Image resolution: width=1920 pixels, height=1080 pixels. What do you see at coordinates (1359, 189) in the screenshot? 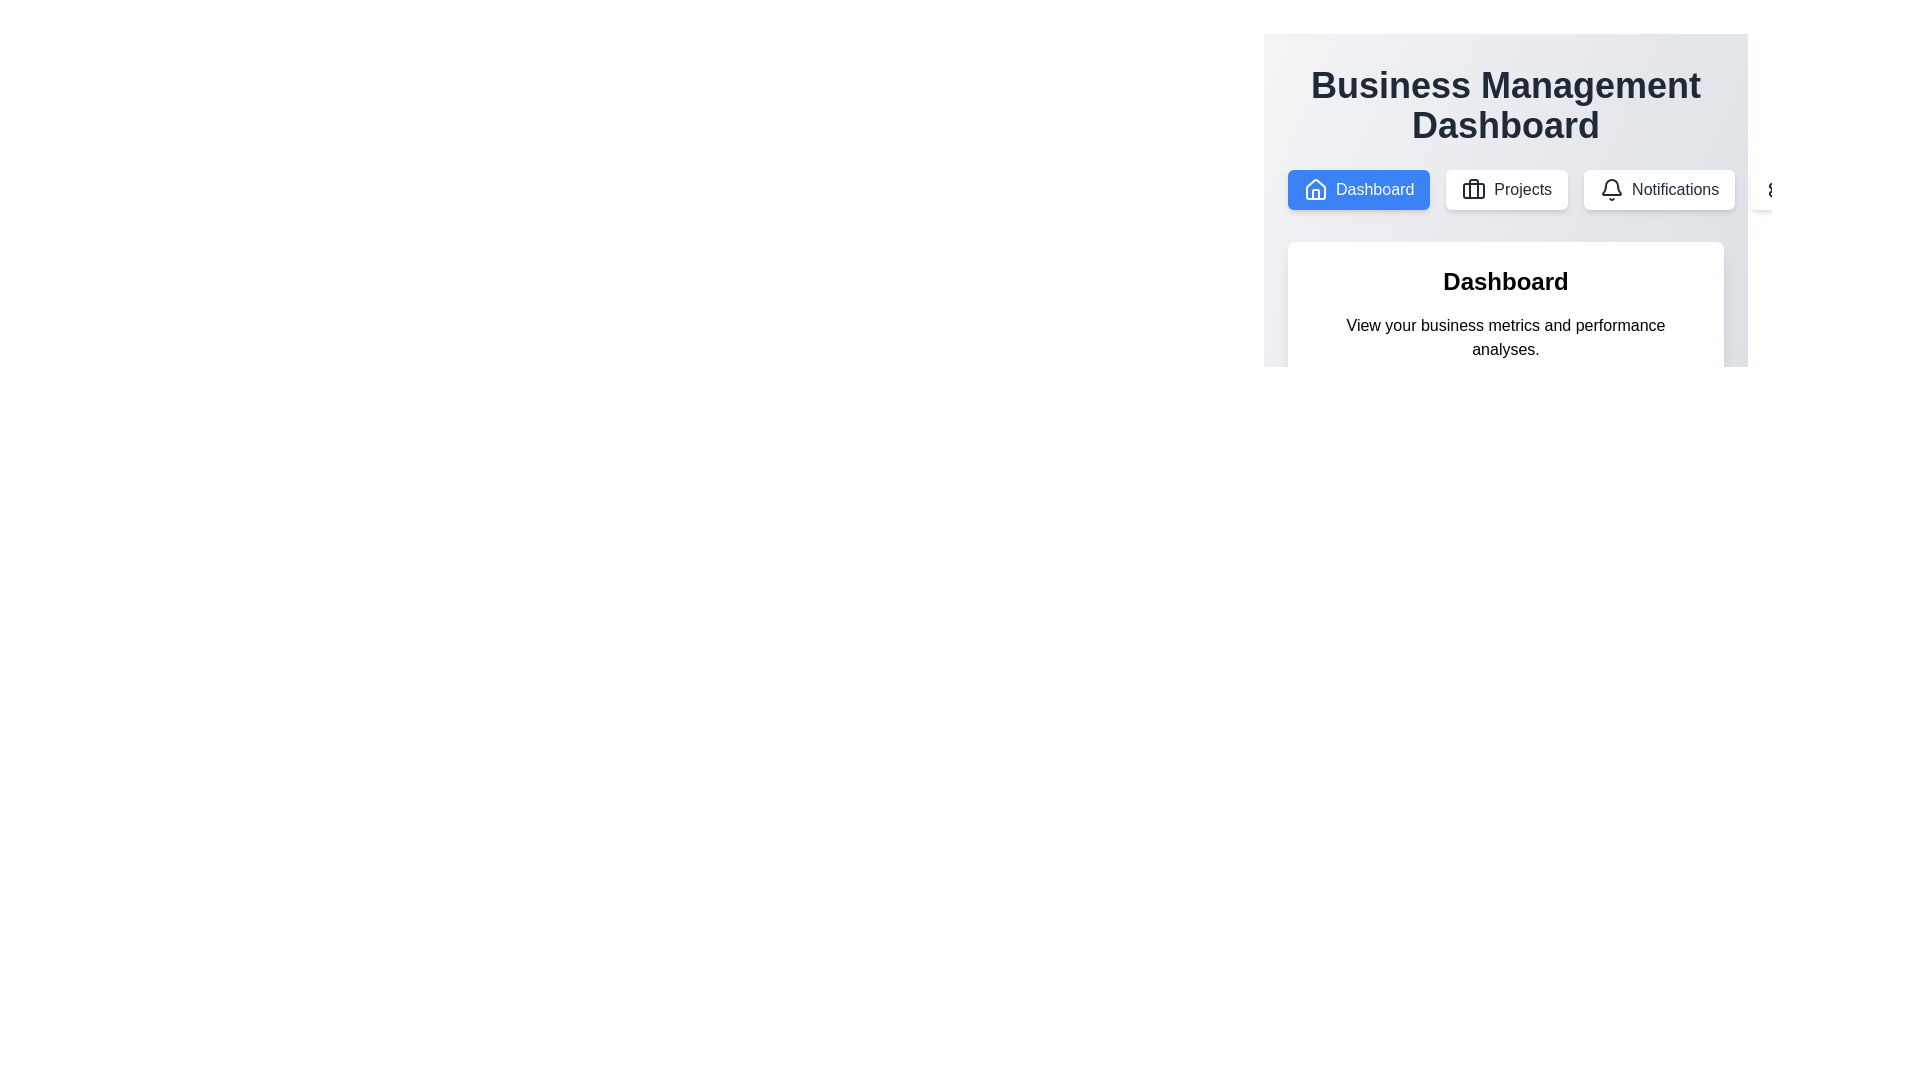
I see `the leftmost navigation button in the Business Management Dashboard to trigger a visual response` at bounding box center [1359, 189].